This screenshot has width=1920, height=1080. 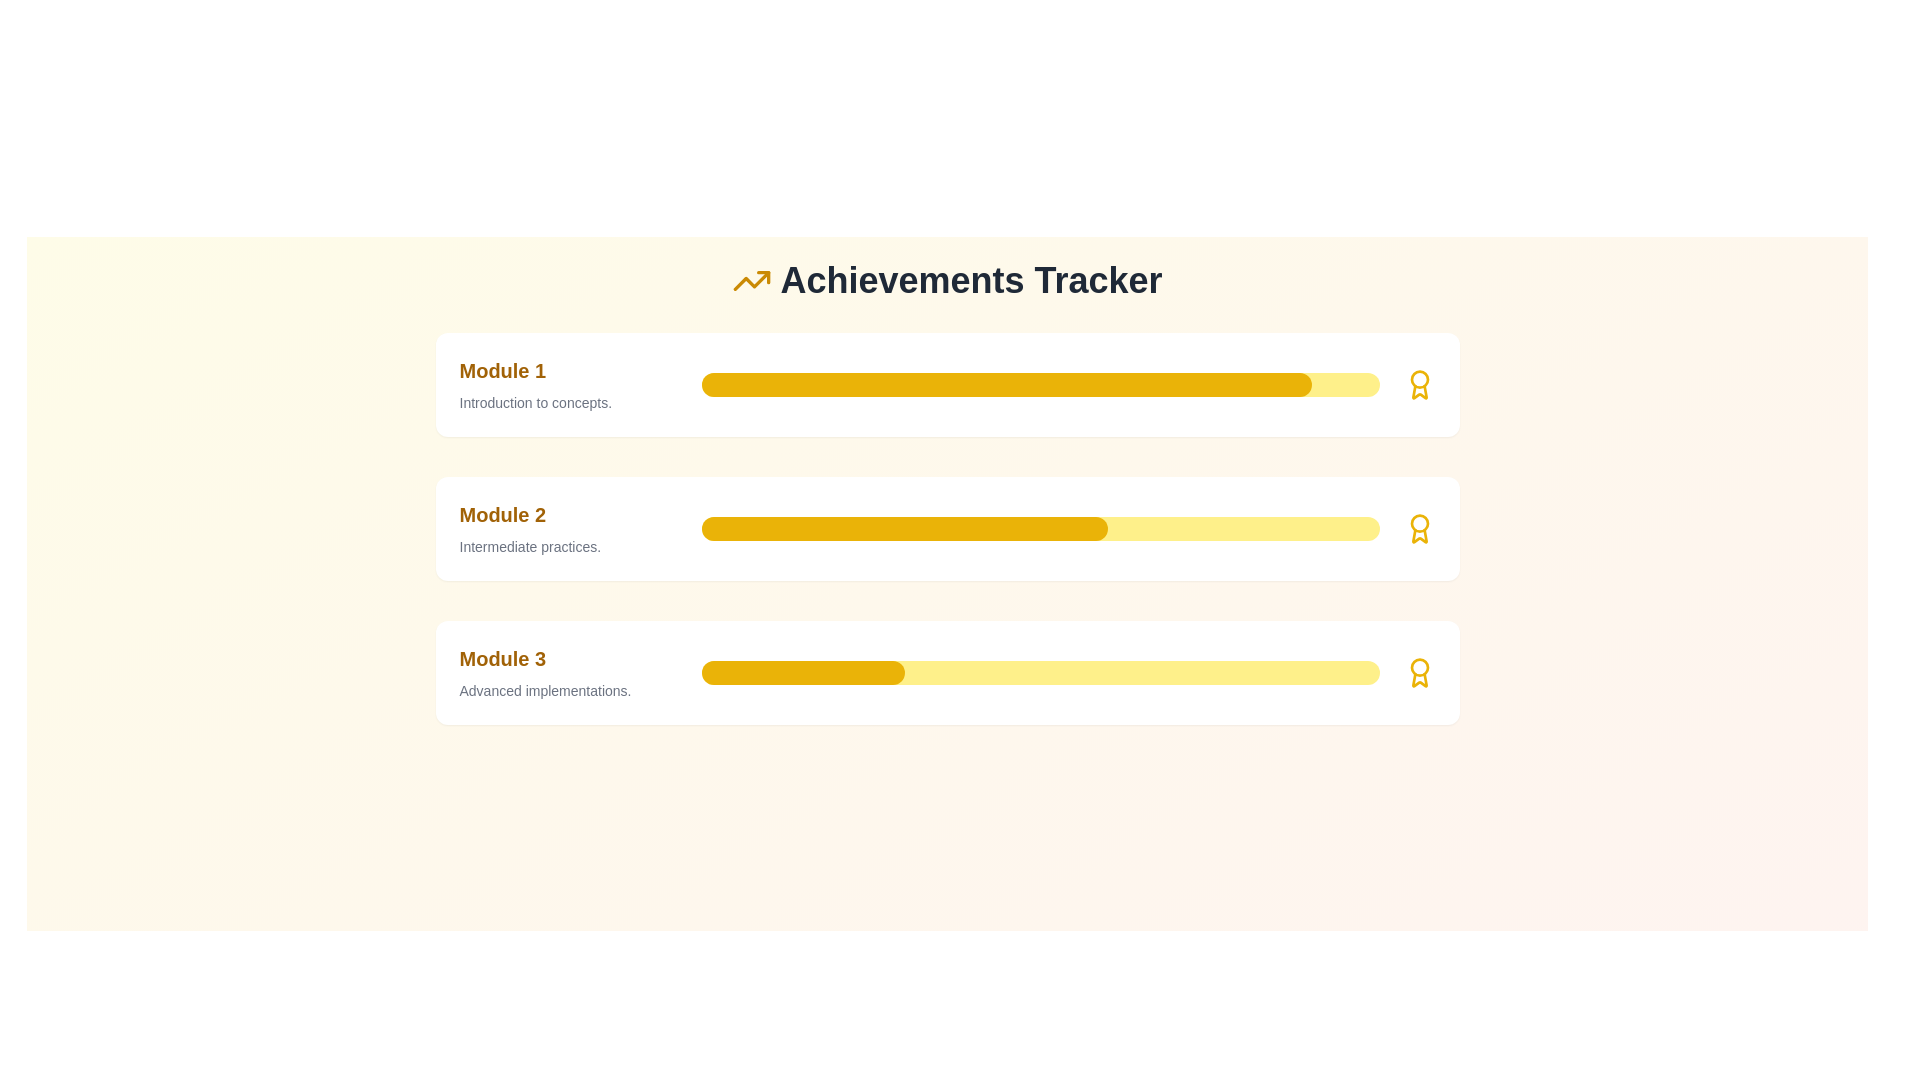 What do you see at coordinates (1418, 667) in the screenshot?
I see `the circular decorative icon located at the rightmost edge of the third module's progress bar to understand its symbolic meaning` at bounding box center [1418, 667].